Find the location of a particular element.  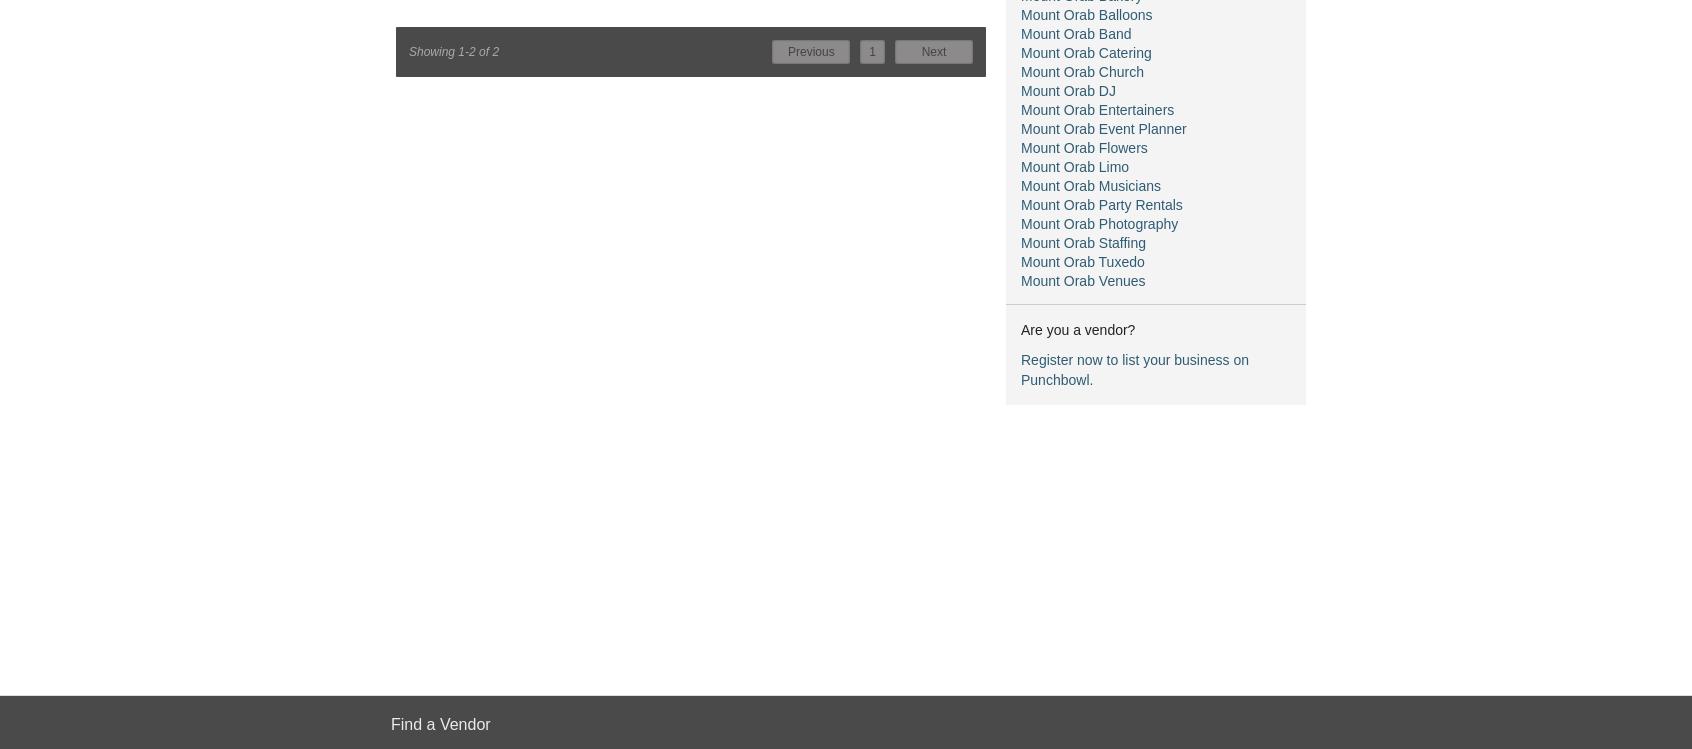

'Mount Orab Event Planner' is located at coordinates (1103, 128).